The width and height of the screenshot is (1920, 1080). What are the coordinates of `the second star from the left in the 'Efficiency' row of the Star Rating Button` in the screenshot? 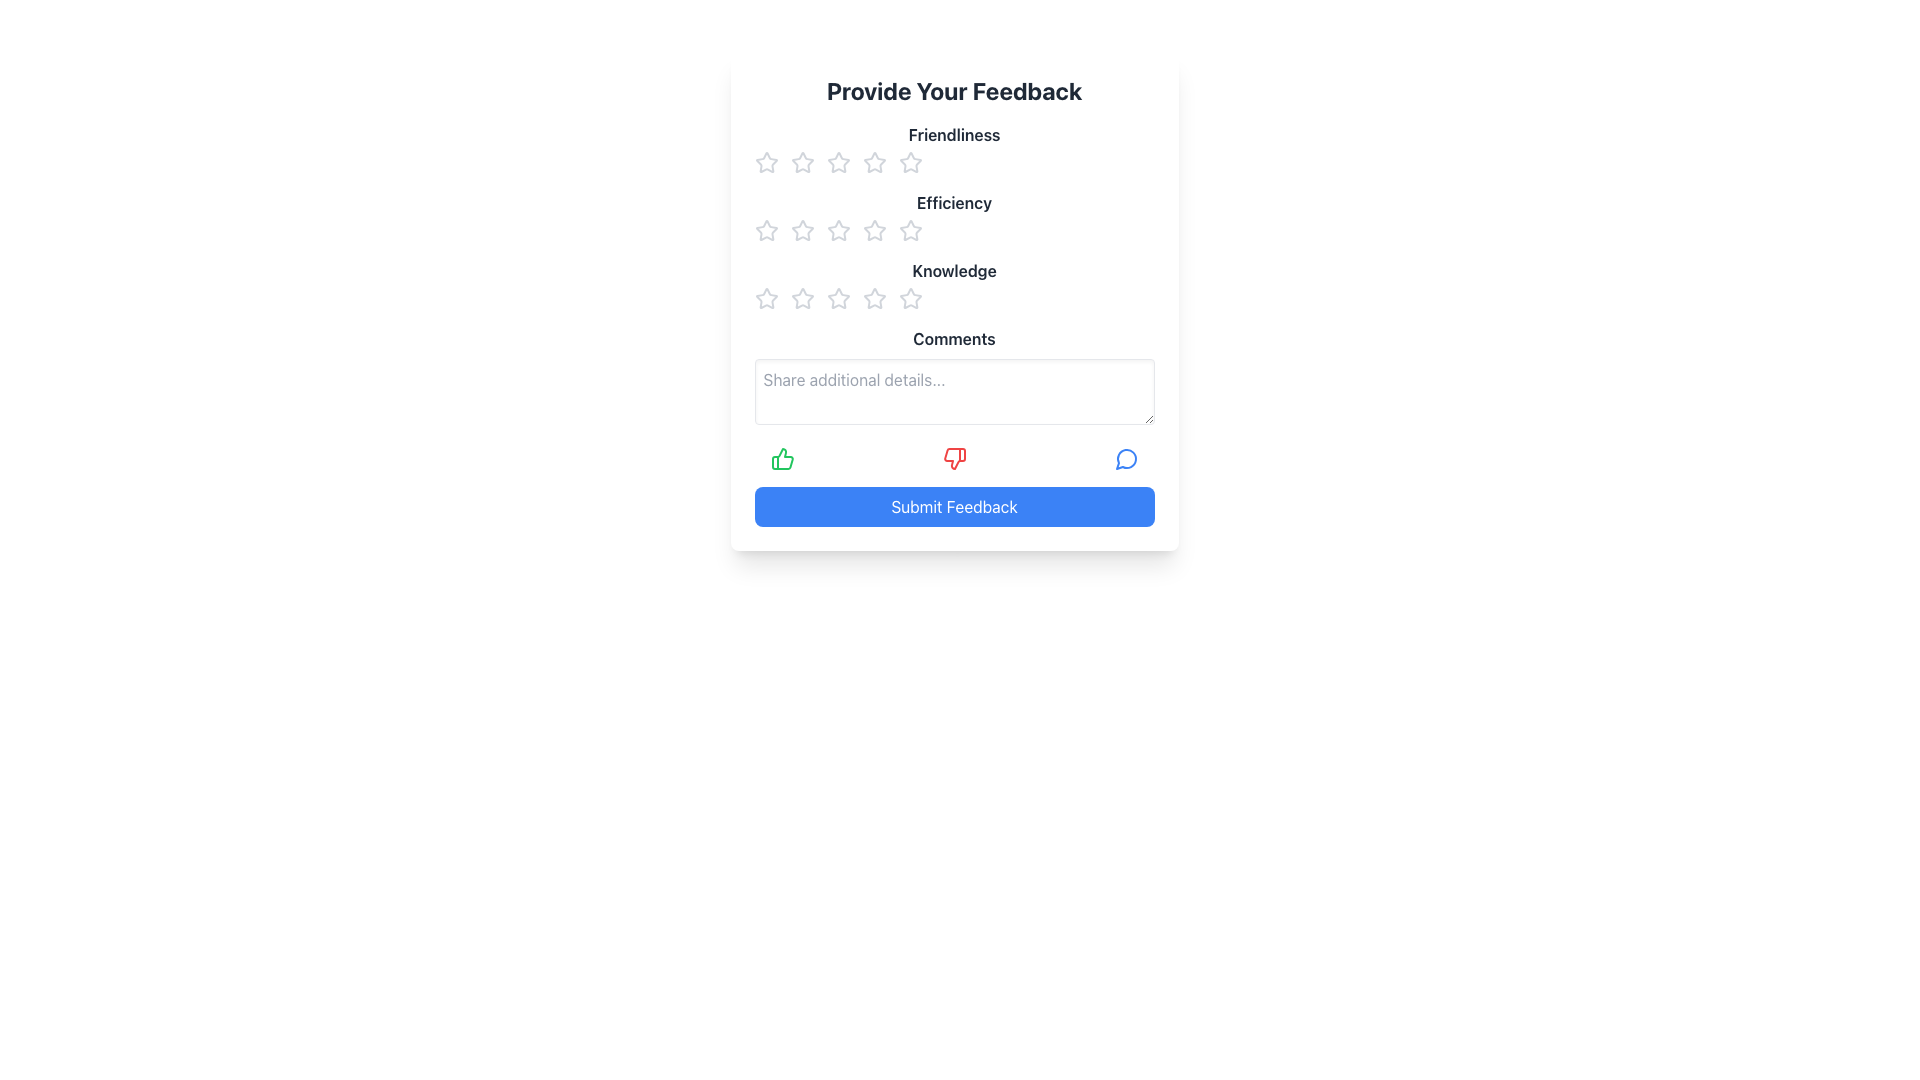 It's located at (838, 229).